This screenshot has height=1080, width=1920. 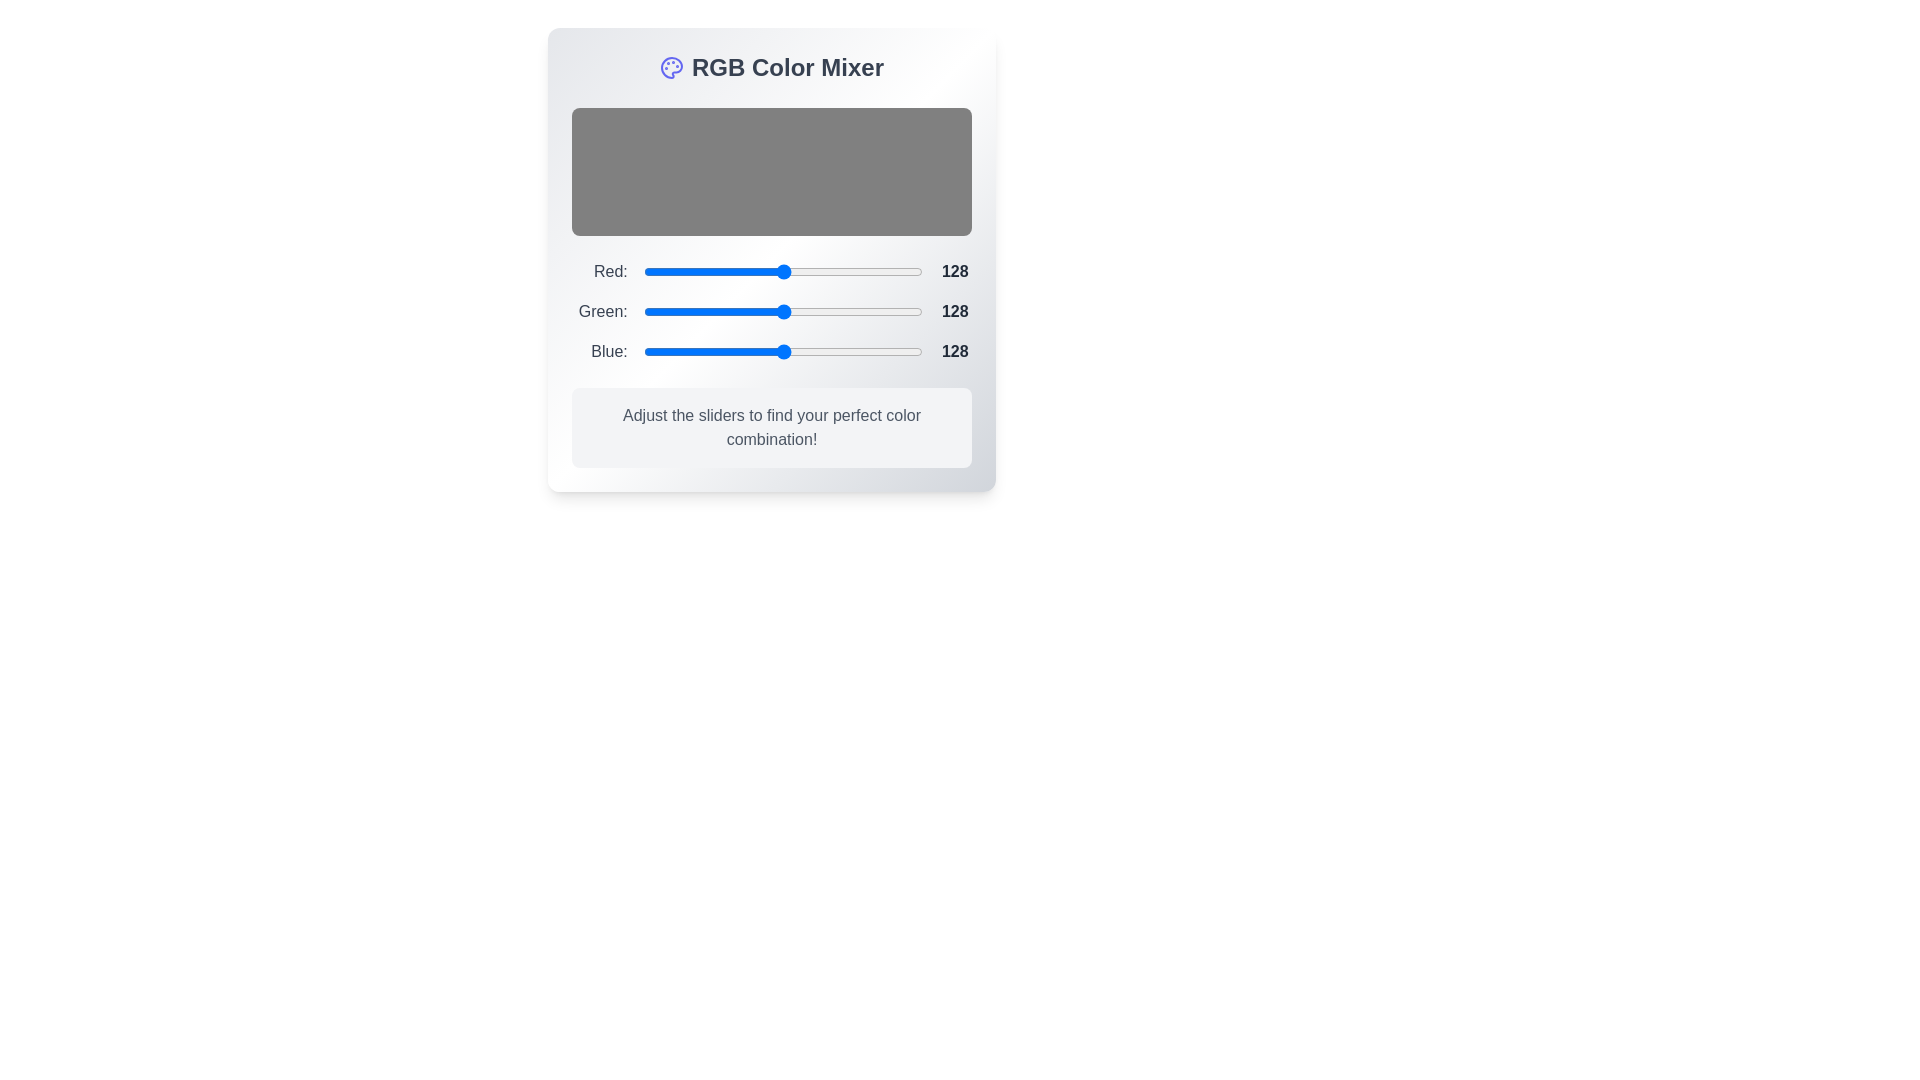 What do you see at coordinates (710, 272) in the screenshot?
I see `the 0 slider to 61` at bounding box center [710, 272].